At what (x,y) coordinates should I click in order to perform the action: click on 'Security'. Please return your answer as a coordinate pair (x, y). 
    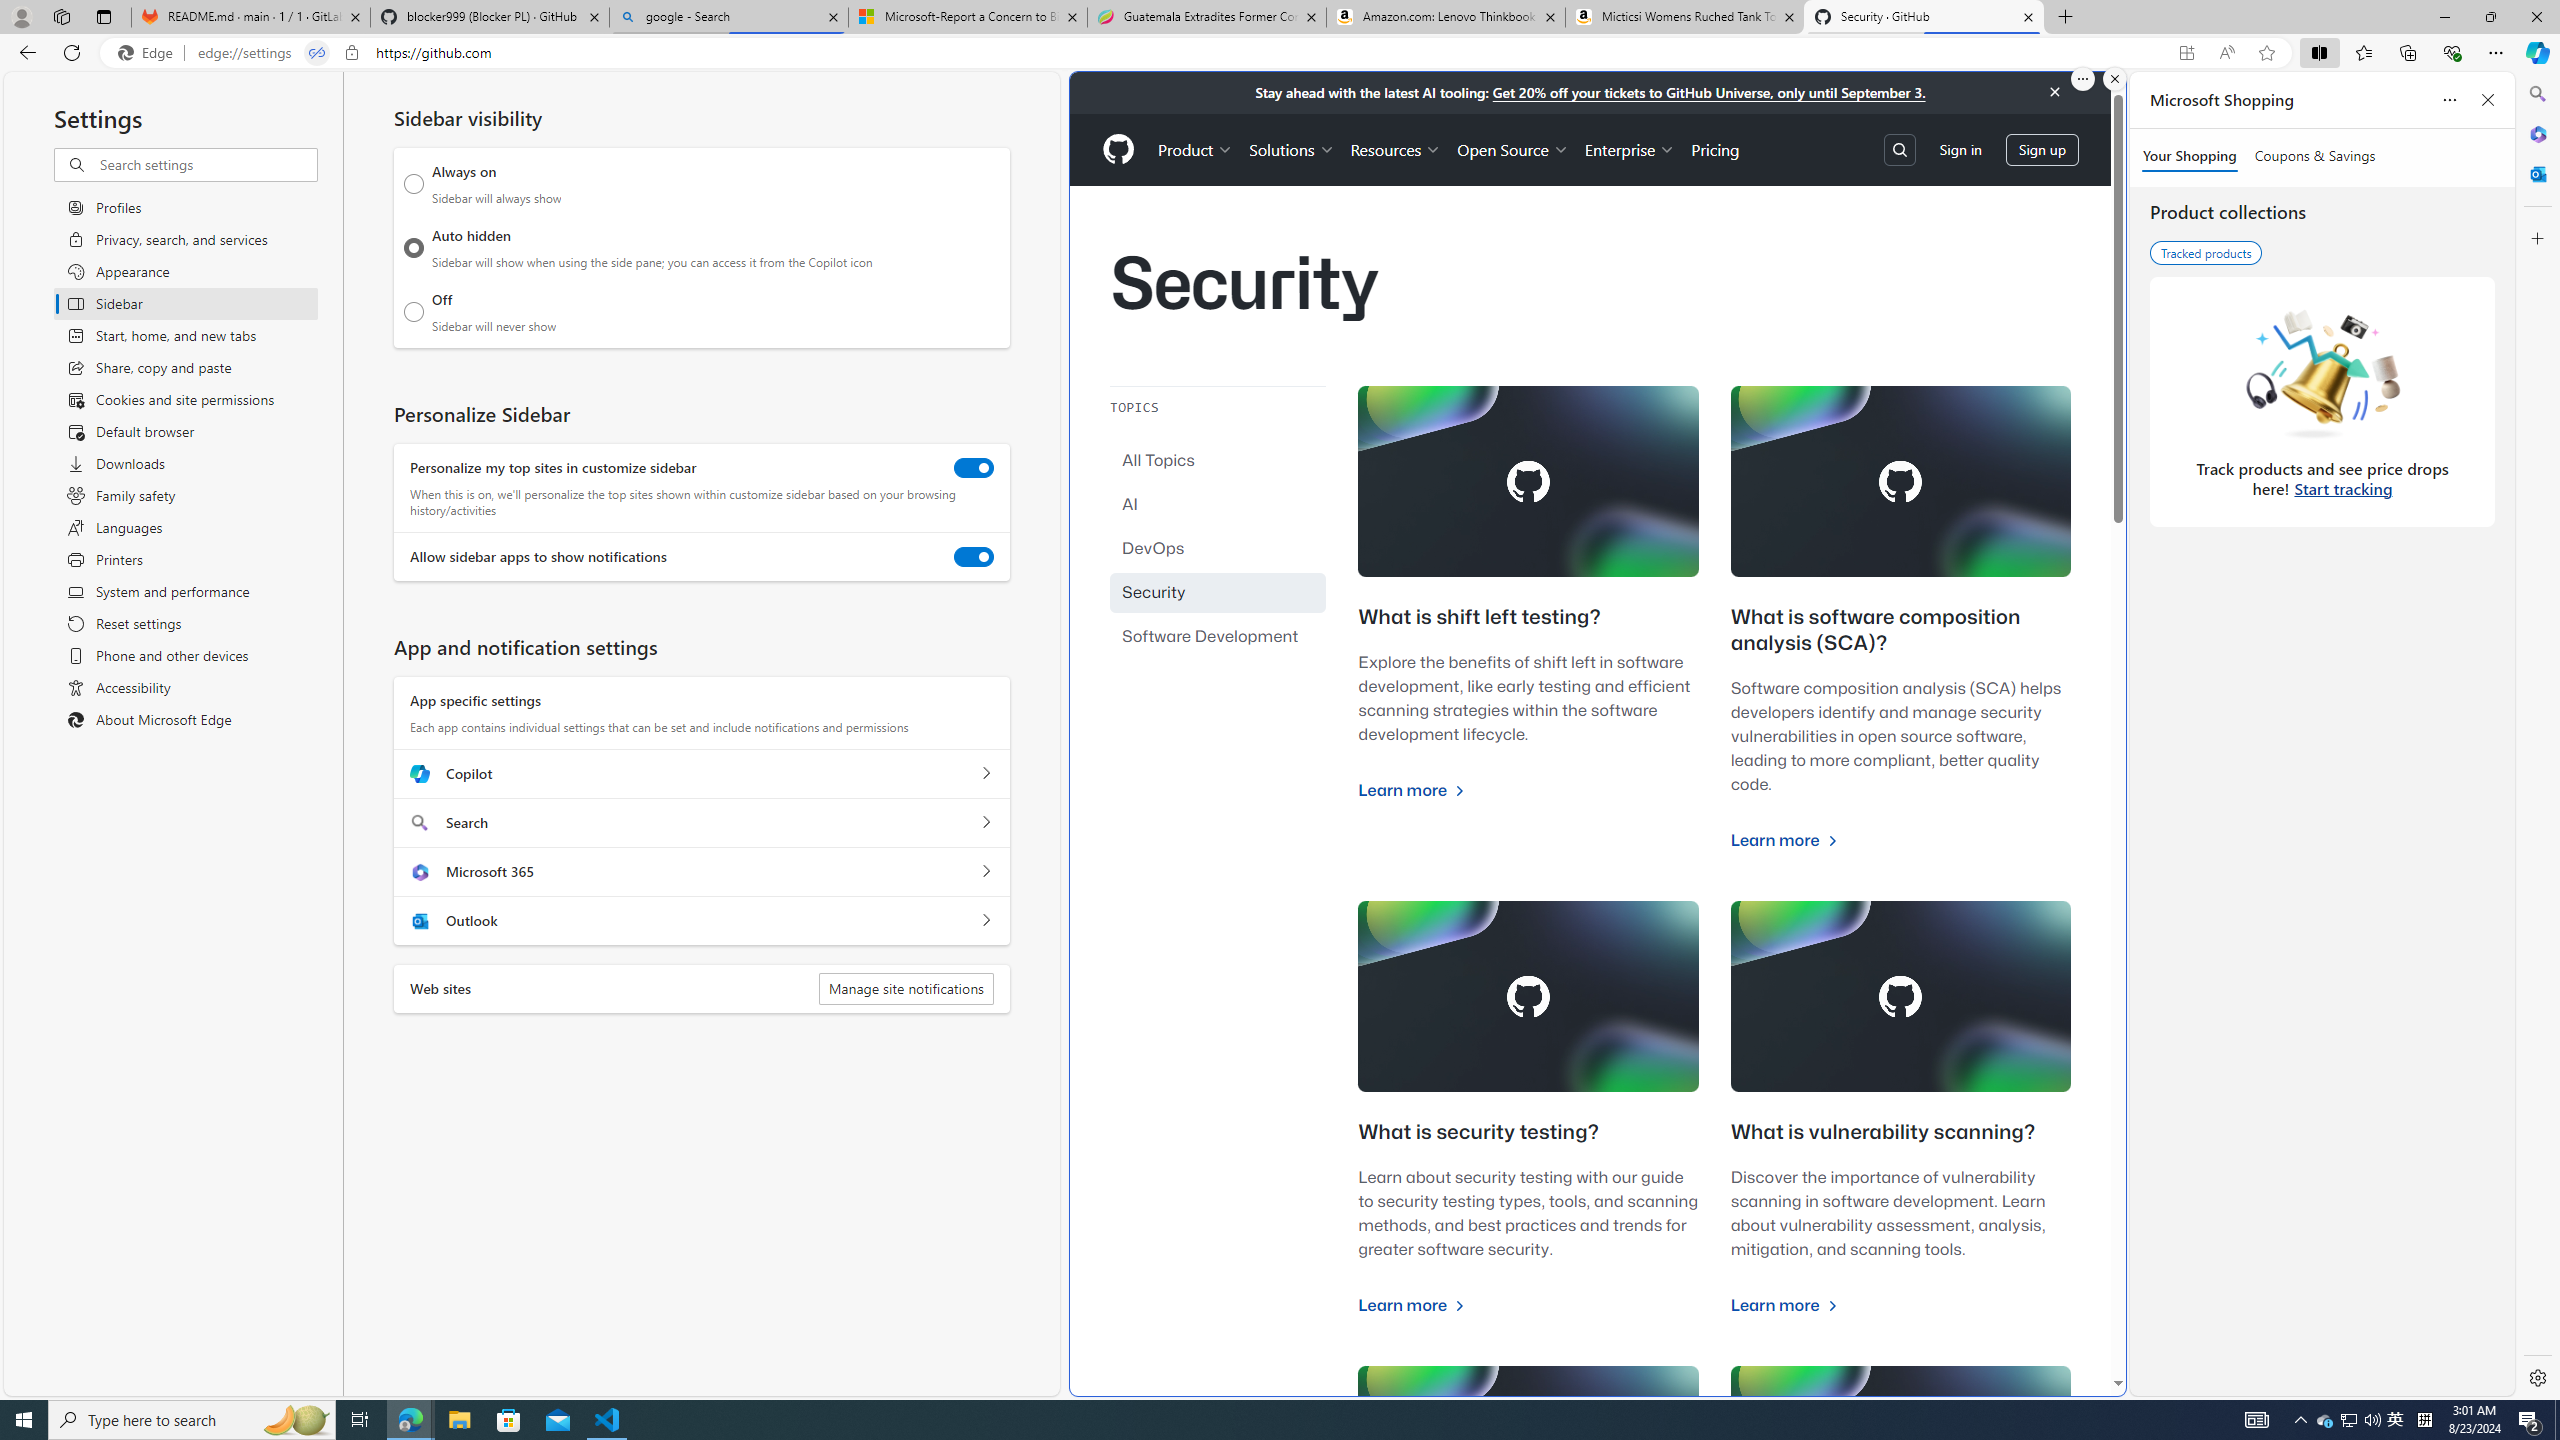
    Looking at the image, I should click on (1218, 591).